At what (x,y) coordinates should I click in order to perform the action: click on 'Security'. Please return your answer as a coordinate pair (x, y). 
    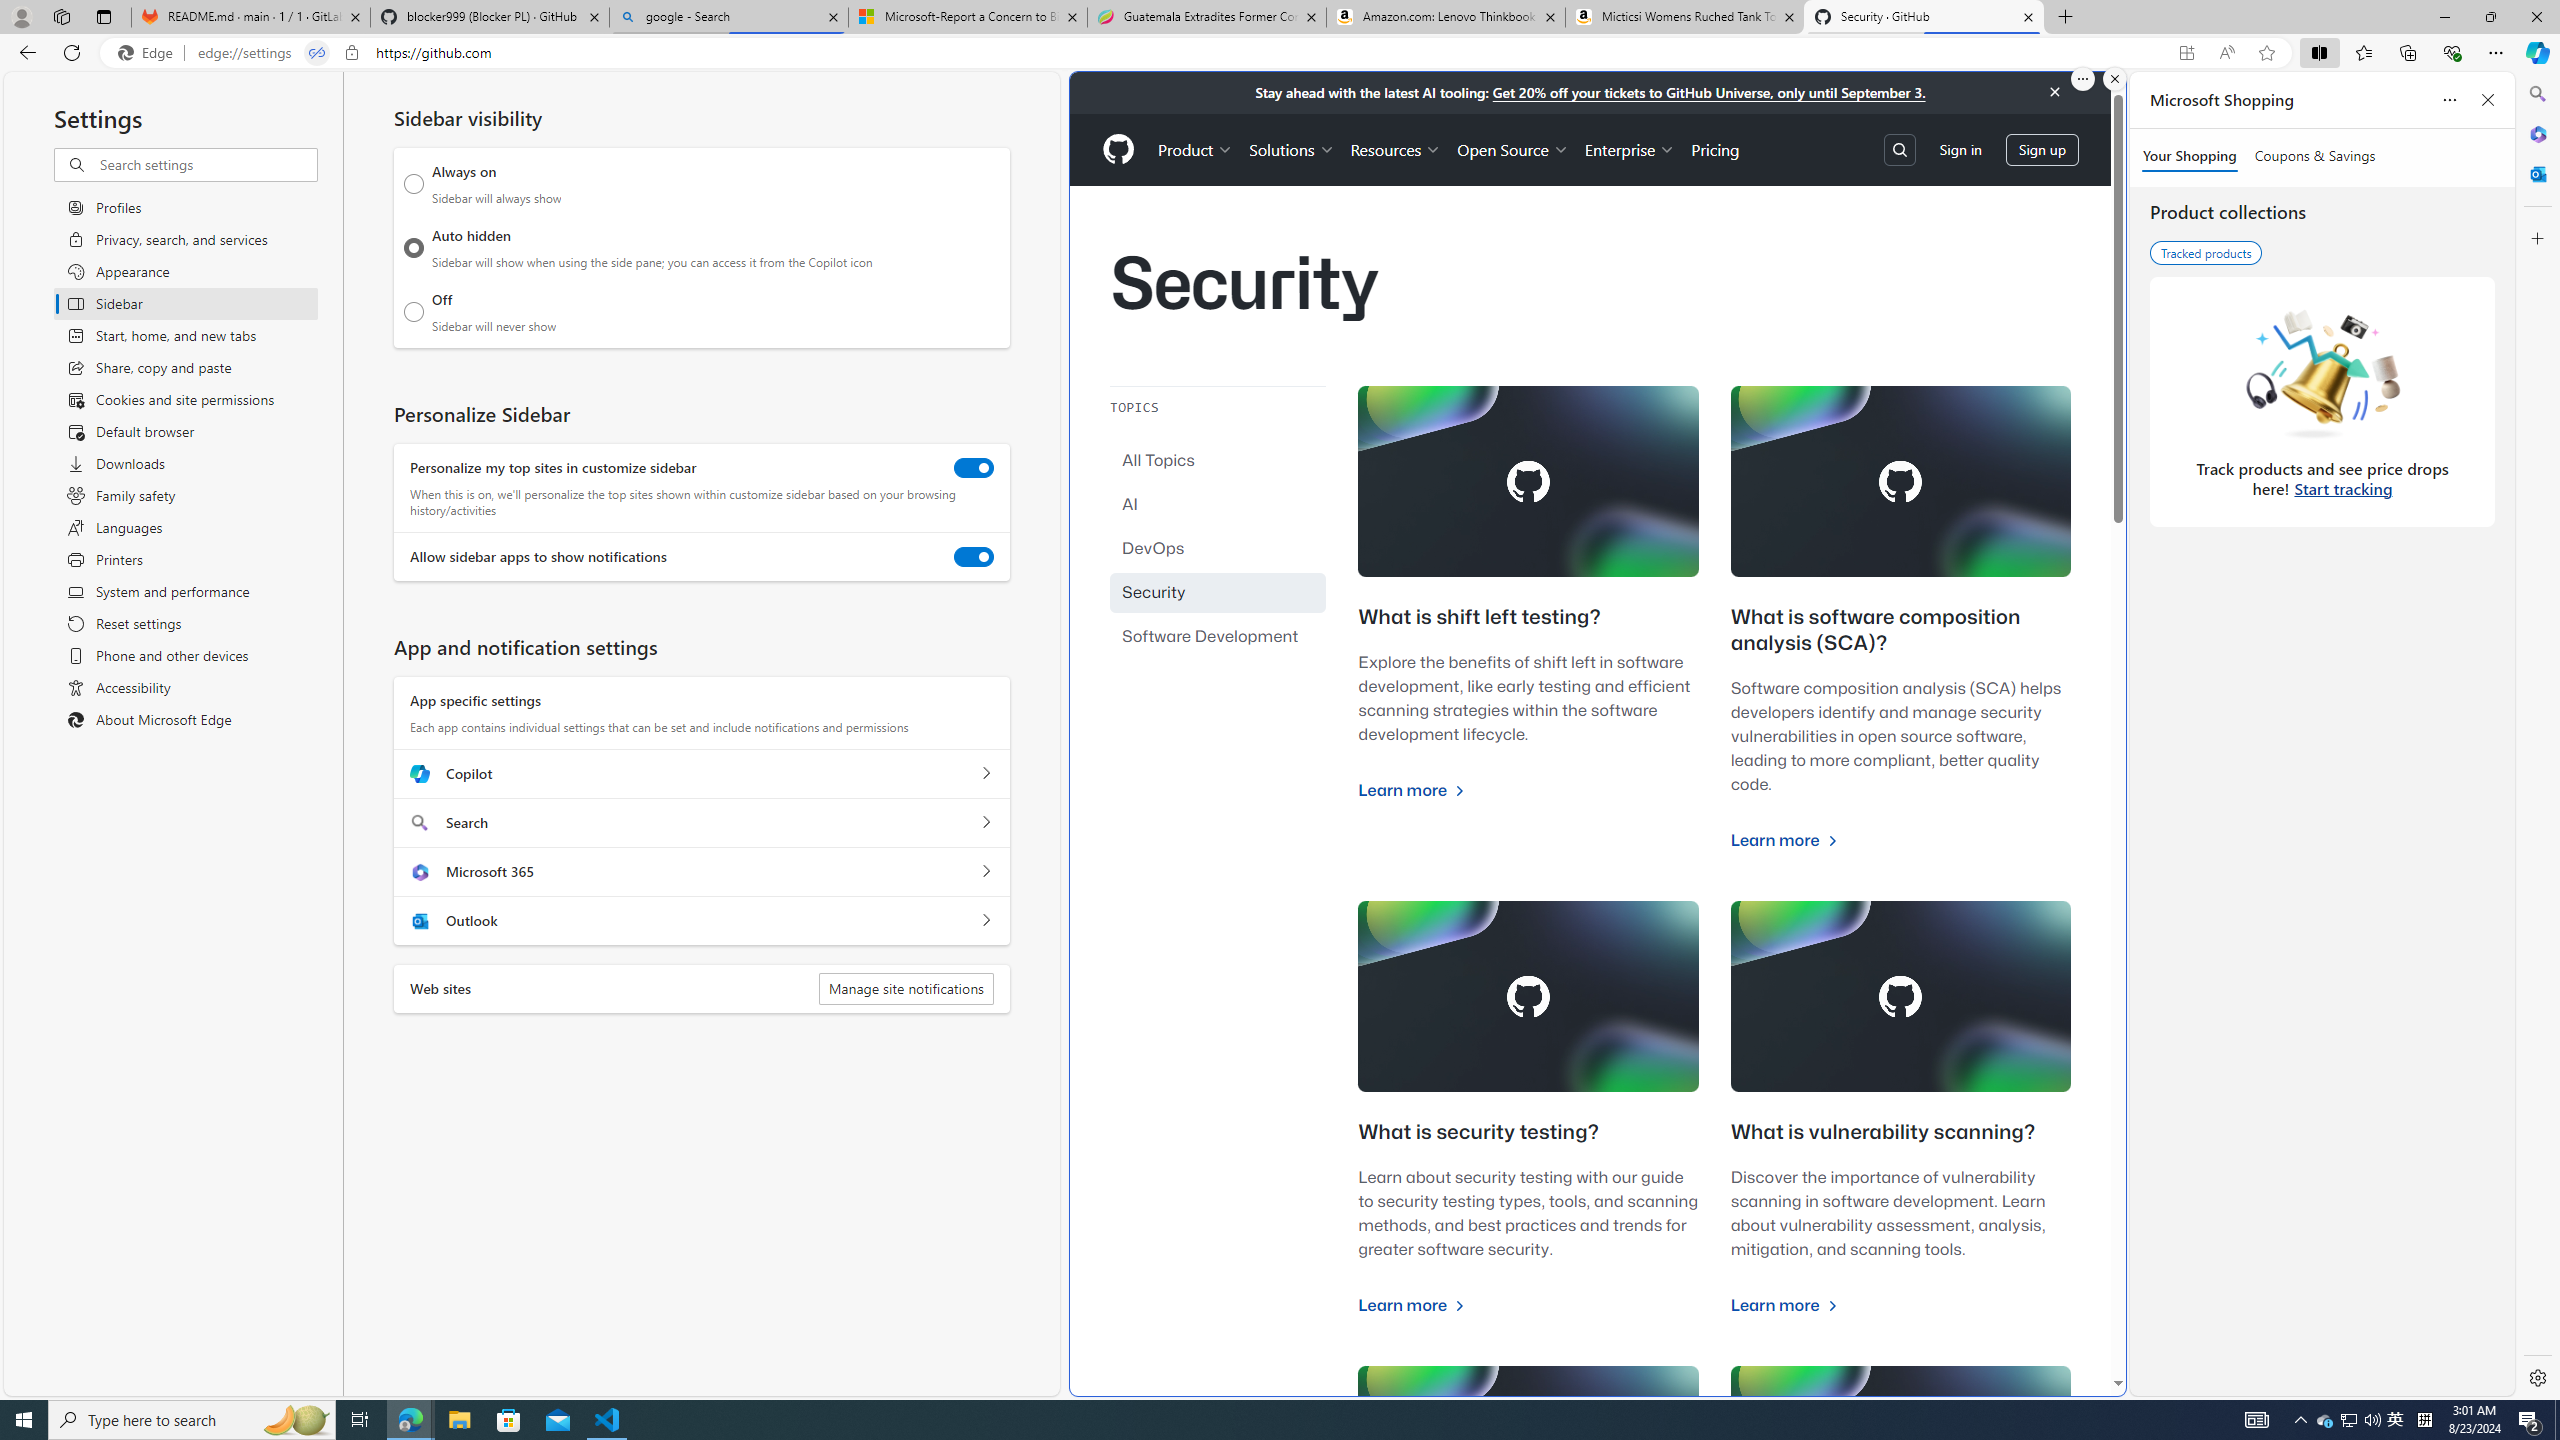
    Looking at the image, I should click on (1218, 591).